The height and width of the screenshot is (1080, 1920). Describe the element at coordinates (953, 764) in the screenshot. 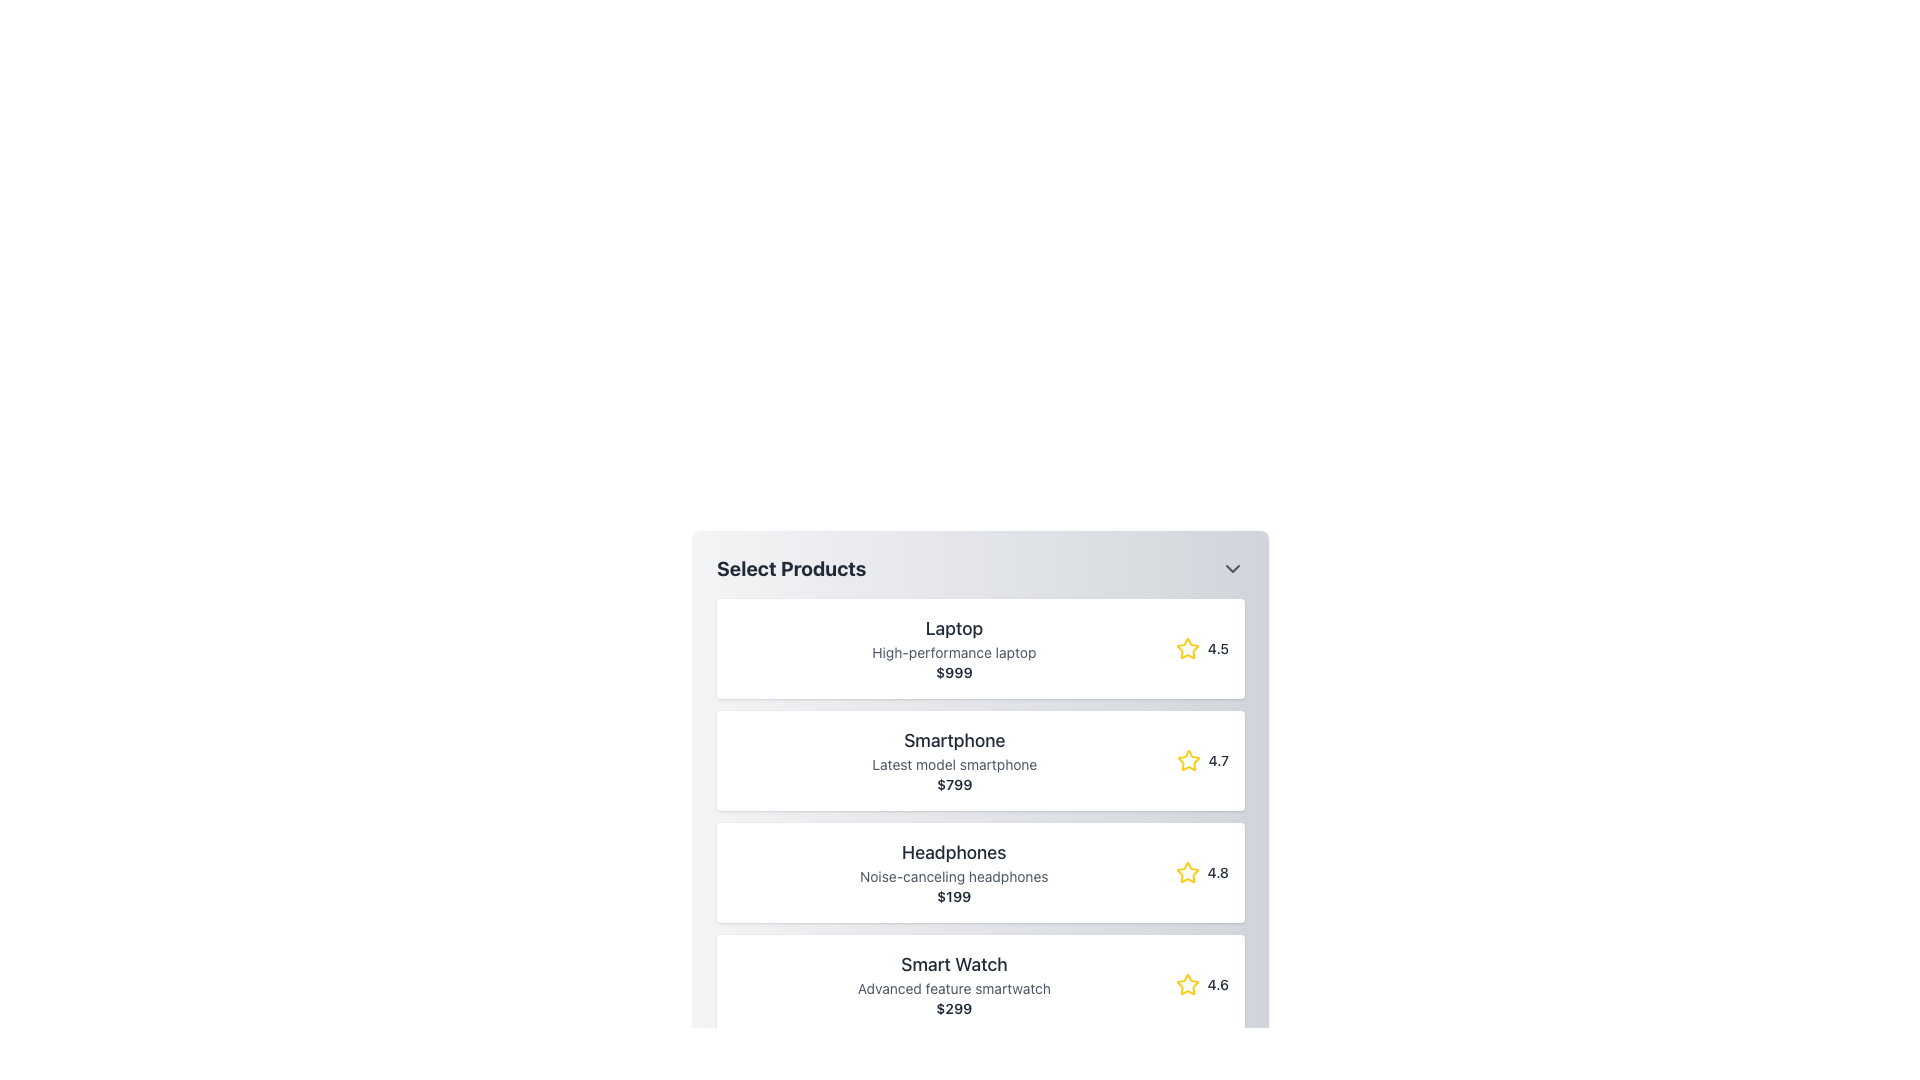

I see `the text label displaying 'Latest model smartphone', which is styled in a smaller light gray font and is positioned below the title 'Smartphone'` at that location.